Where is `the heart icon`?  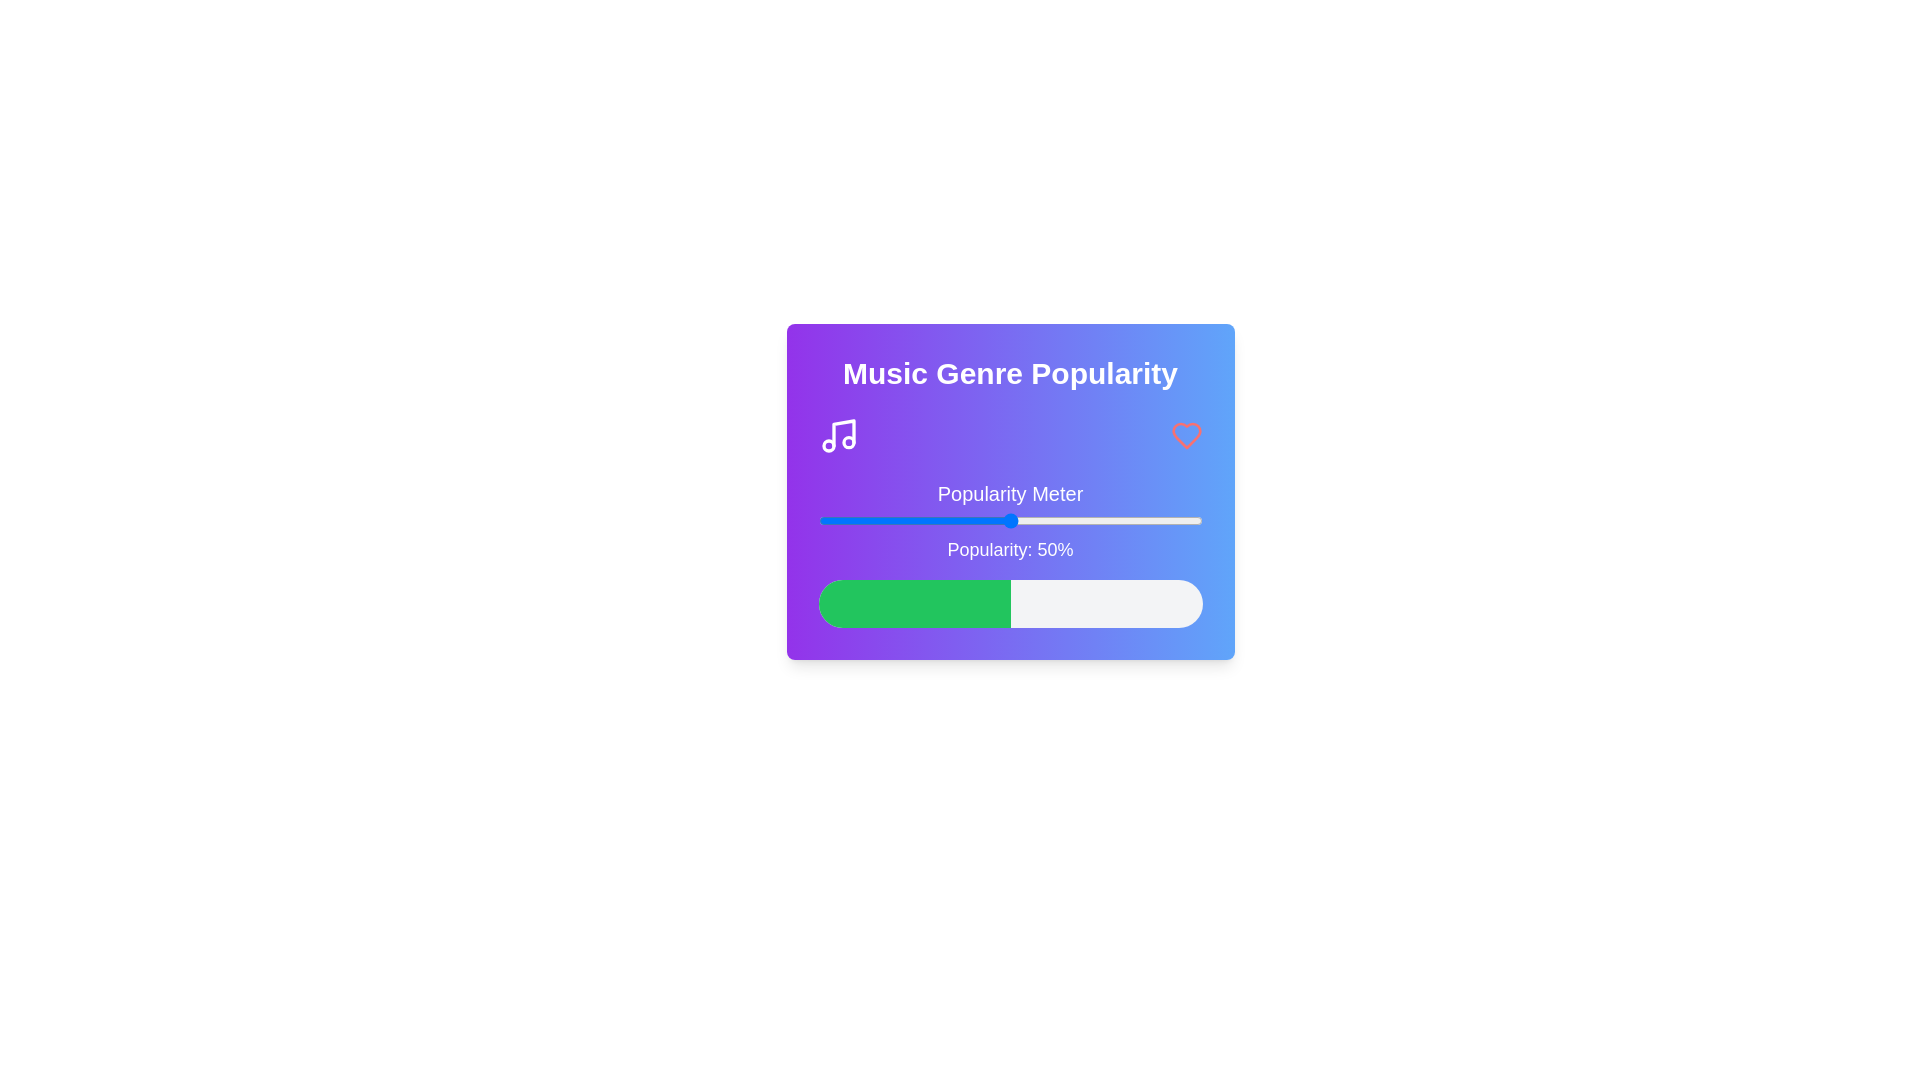
the heart icon is located at coordinates (1186, 434).